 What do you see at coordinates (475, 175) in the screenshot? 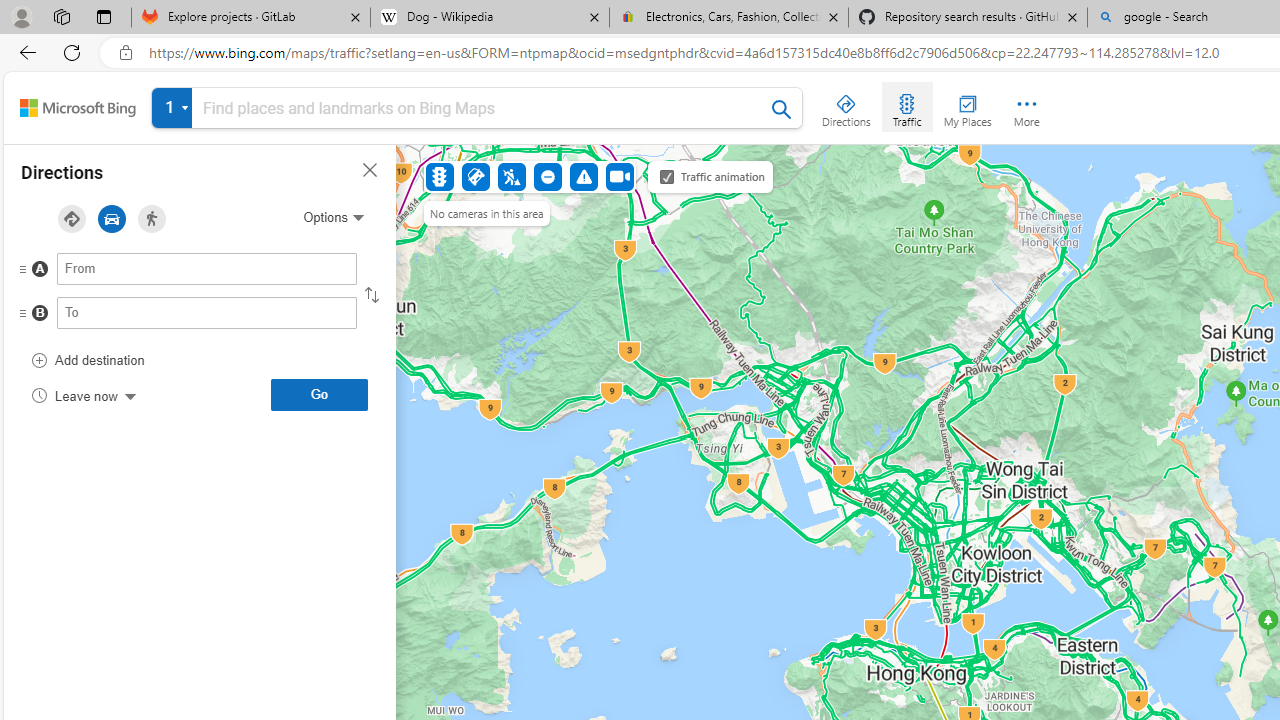
I see `'Accidents'` at bounding box center [475, 175].